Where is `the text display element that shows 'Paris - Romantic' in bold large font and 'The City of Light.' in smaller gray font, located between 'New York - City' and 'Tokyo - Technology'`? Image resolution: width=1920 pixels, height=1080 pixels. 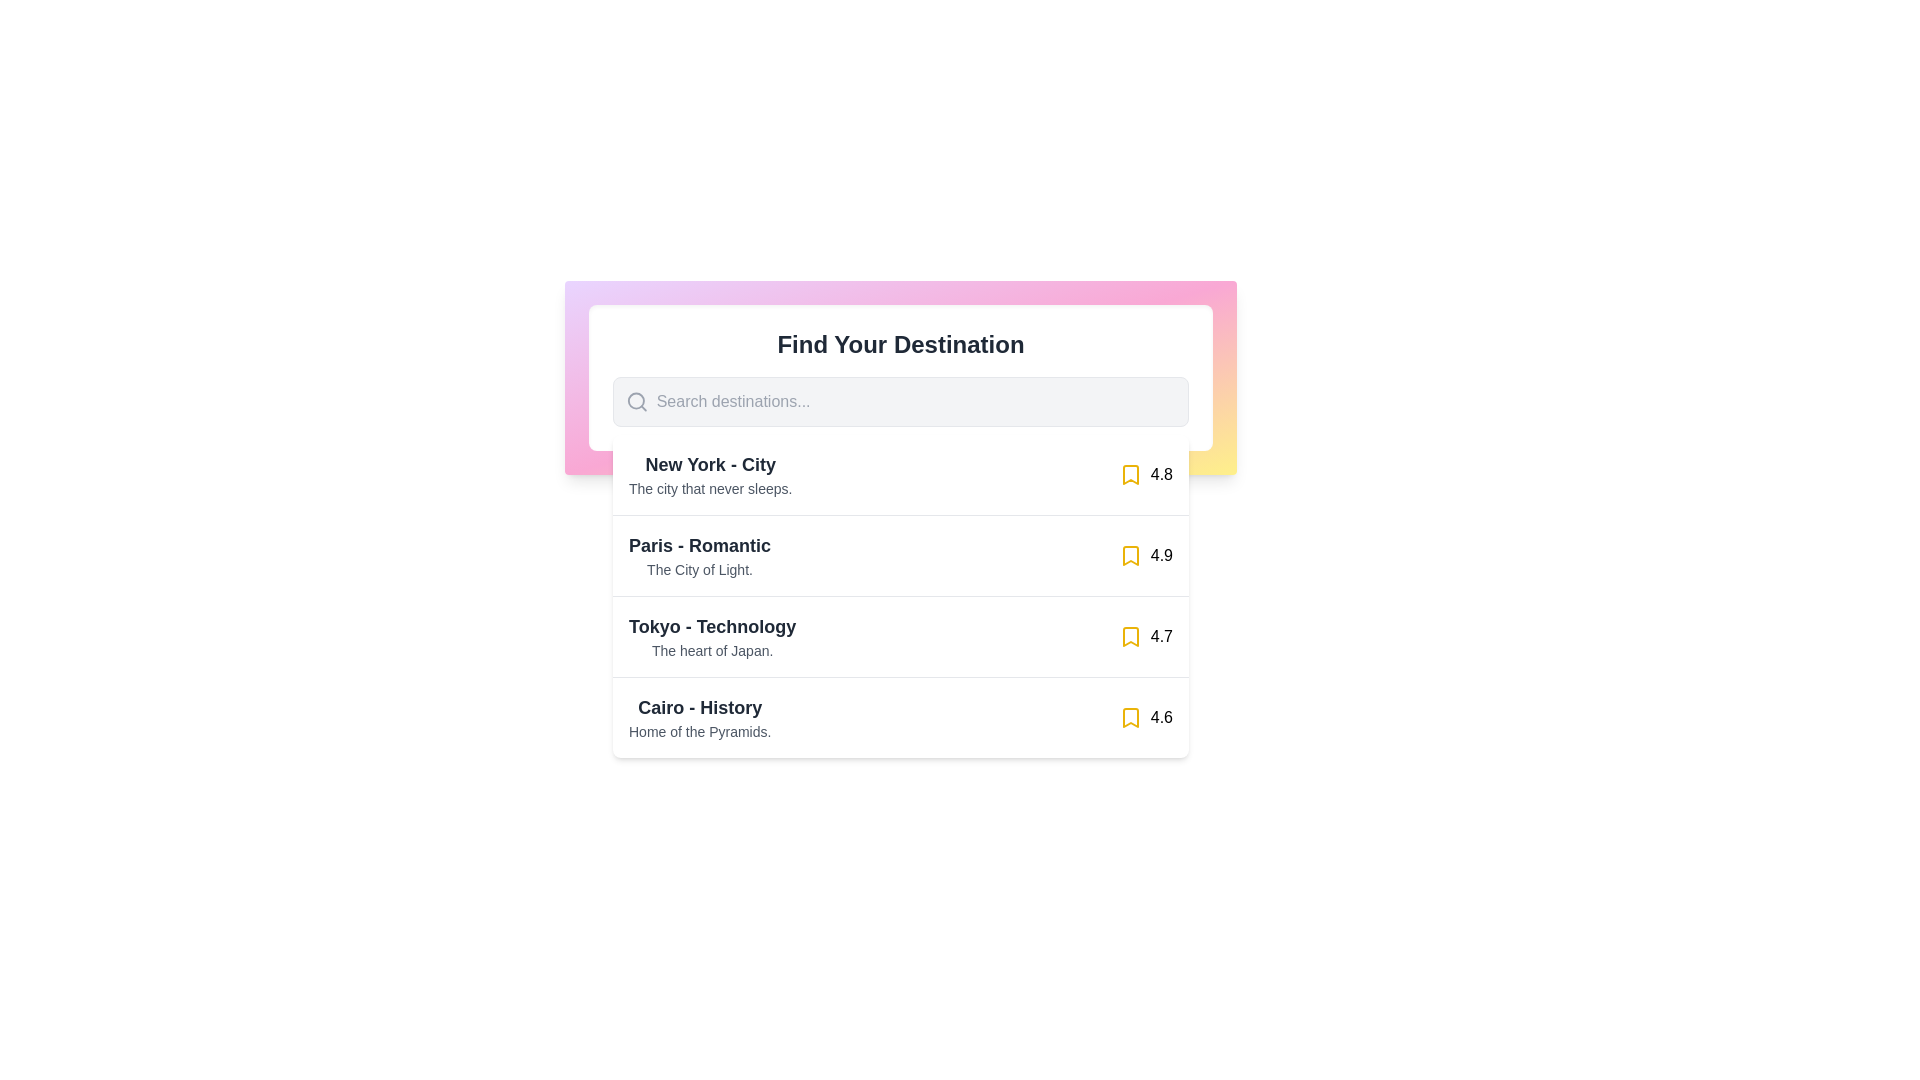 the text display element that shows 'Paris - Romantic' in bold large font and 'The City of Light.' in smaller gray font, located between 'New York - City' and 'Tokyo - Technology' is located at coordinates (700, 555).